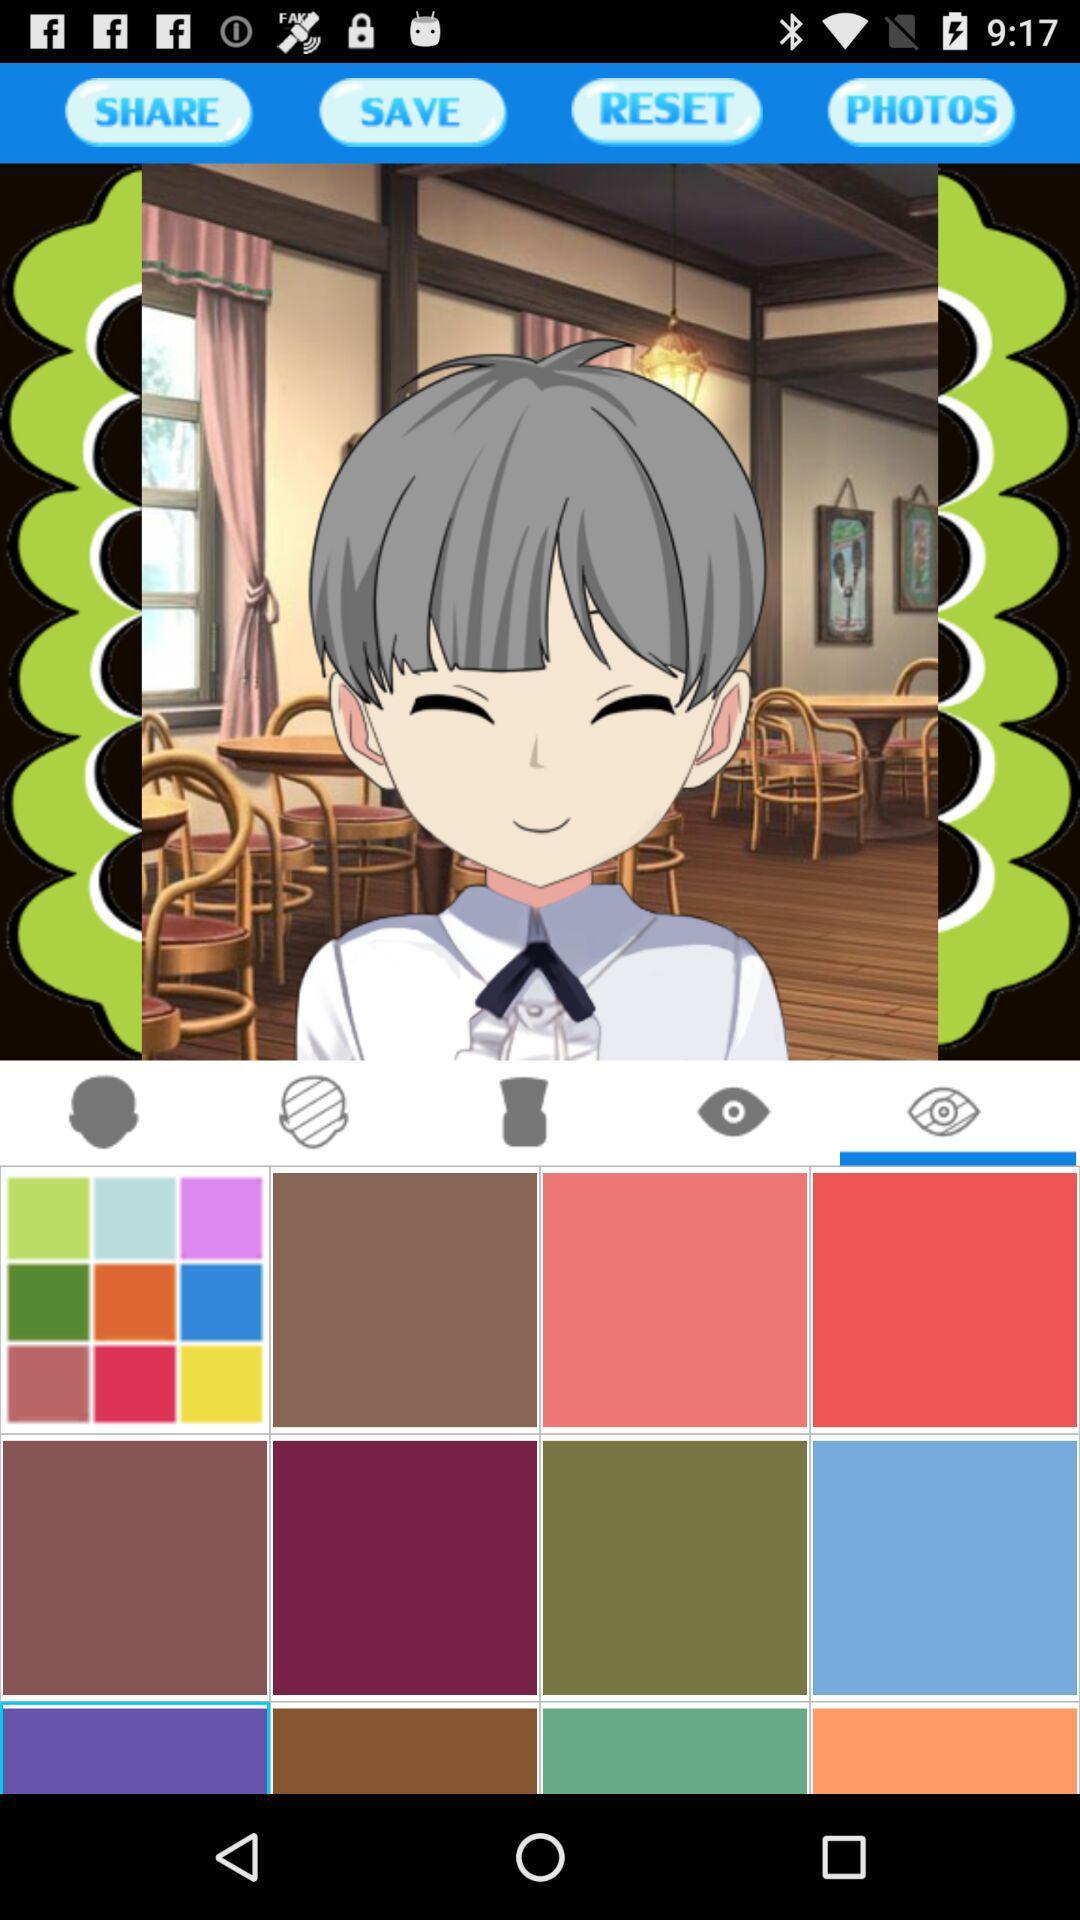 This screenshot has height=1920, width=1080. What do you see at coordinates (921, 111) in the screenshot?
I see `photos` at bounding box center [921, 111].